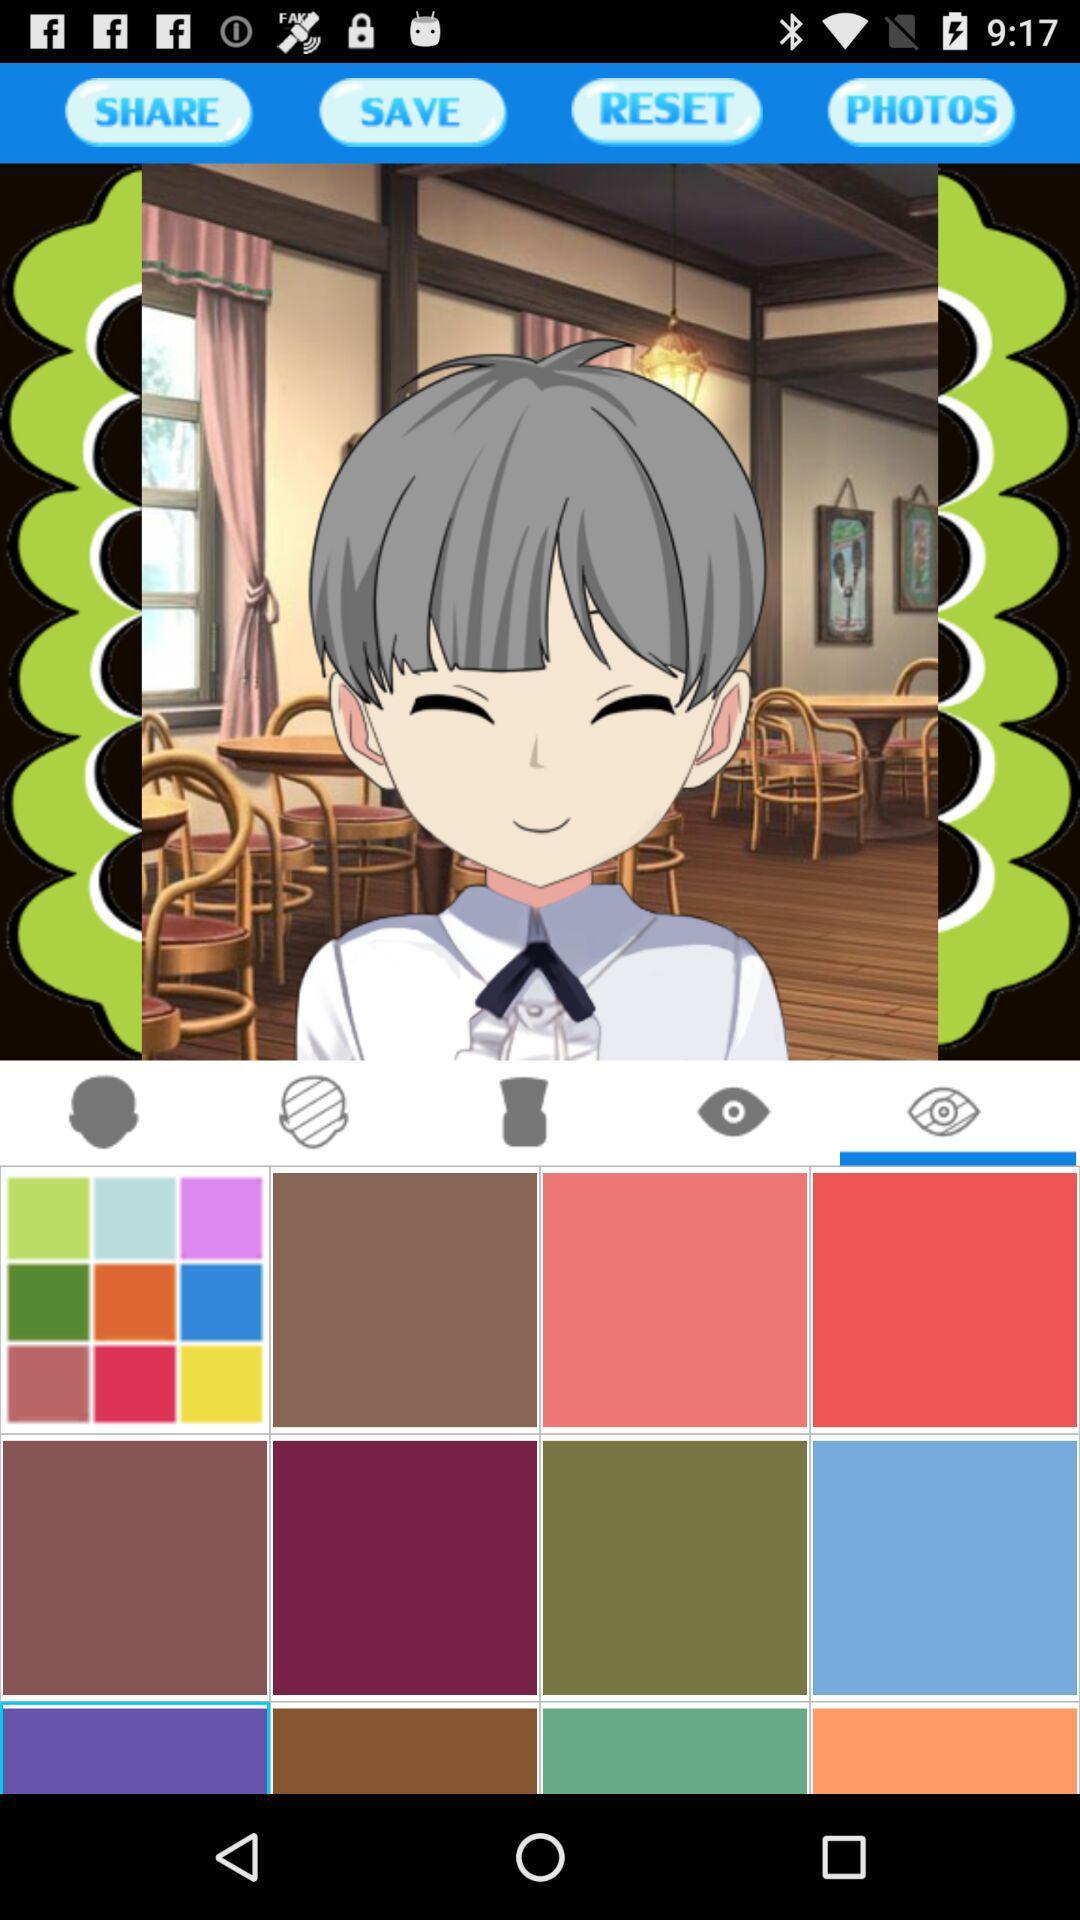 This screenshot has height=1920, width=1080. What do you see at coordinates (921, 111) in the screenshot?
I see `photos` at bounding box center [921, 111].